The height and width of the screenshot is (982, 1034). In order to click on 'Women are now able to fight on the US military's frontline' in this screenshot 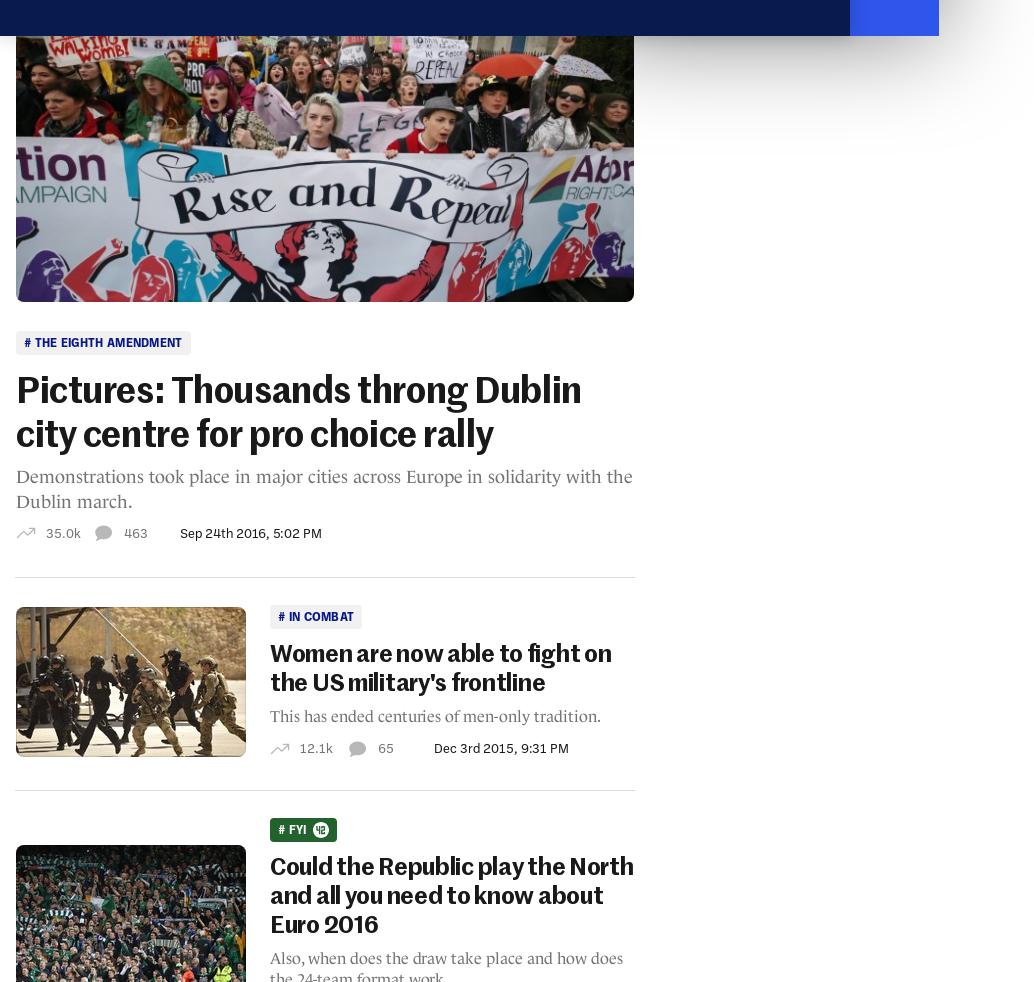, I will do `click(439, 668)`.